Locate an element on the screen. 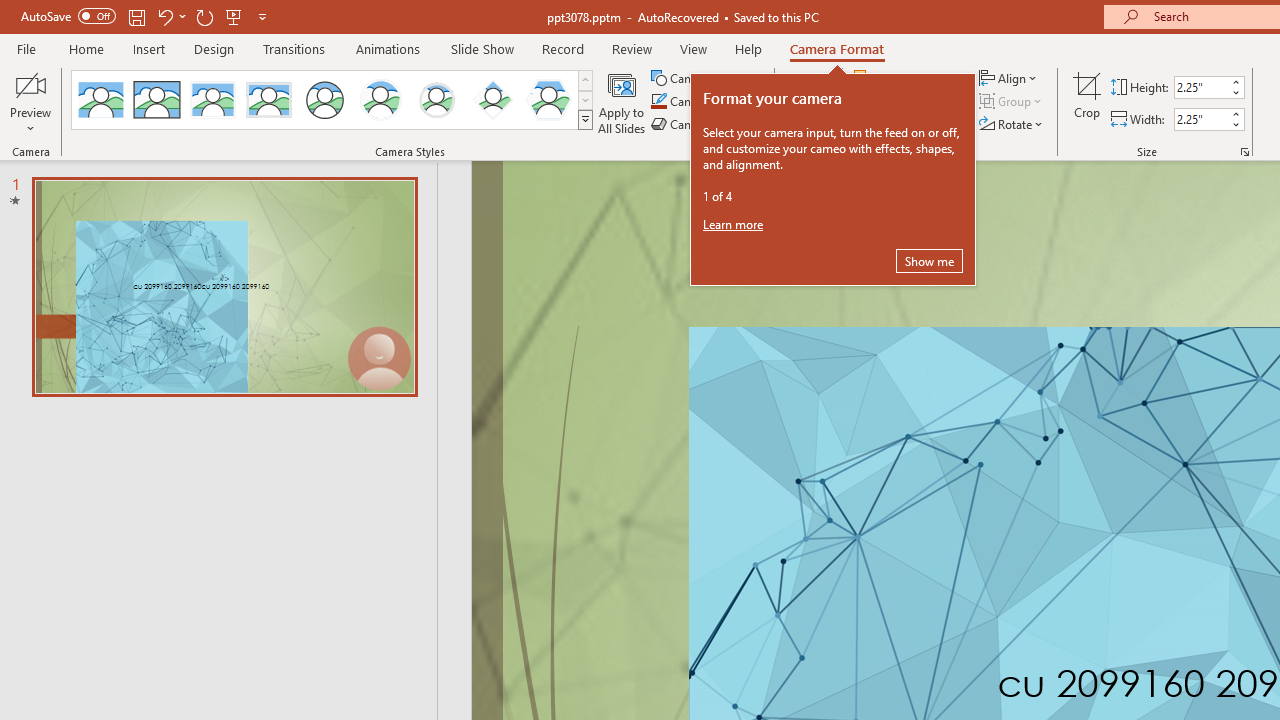 The height and width of the screenshot is (720, 1280). 'Align' is located at coordinates (1009, 77).